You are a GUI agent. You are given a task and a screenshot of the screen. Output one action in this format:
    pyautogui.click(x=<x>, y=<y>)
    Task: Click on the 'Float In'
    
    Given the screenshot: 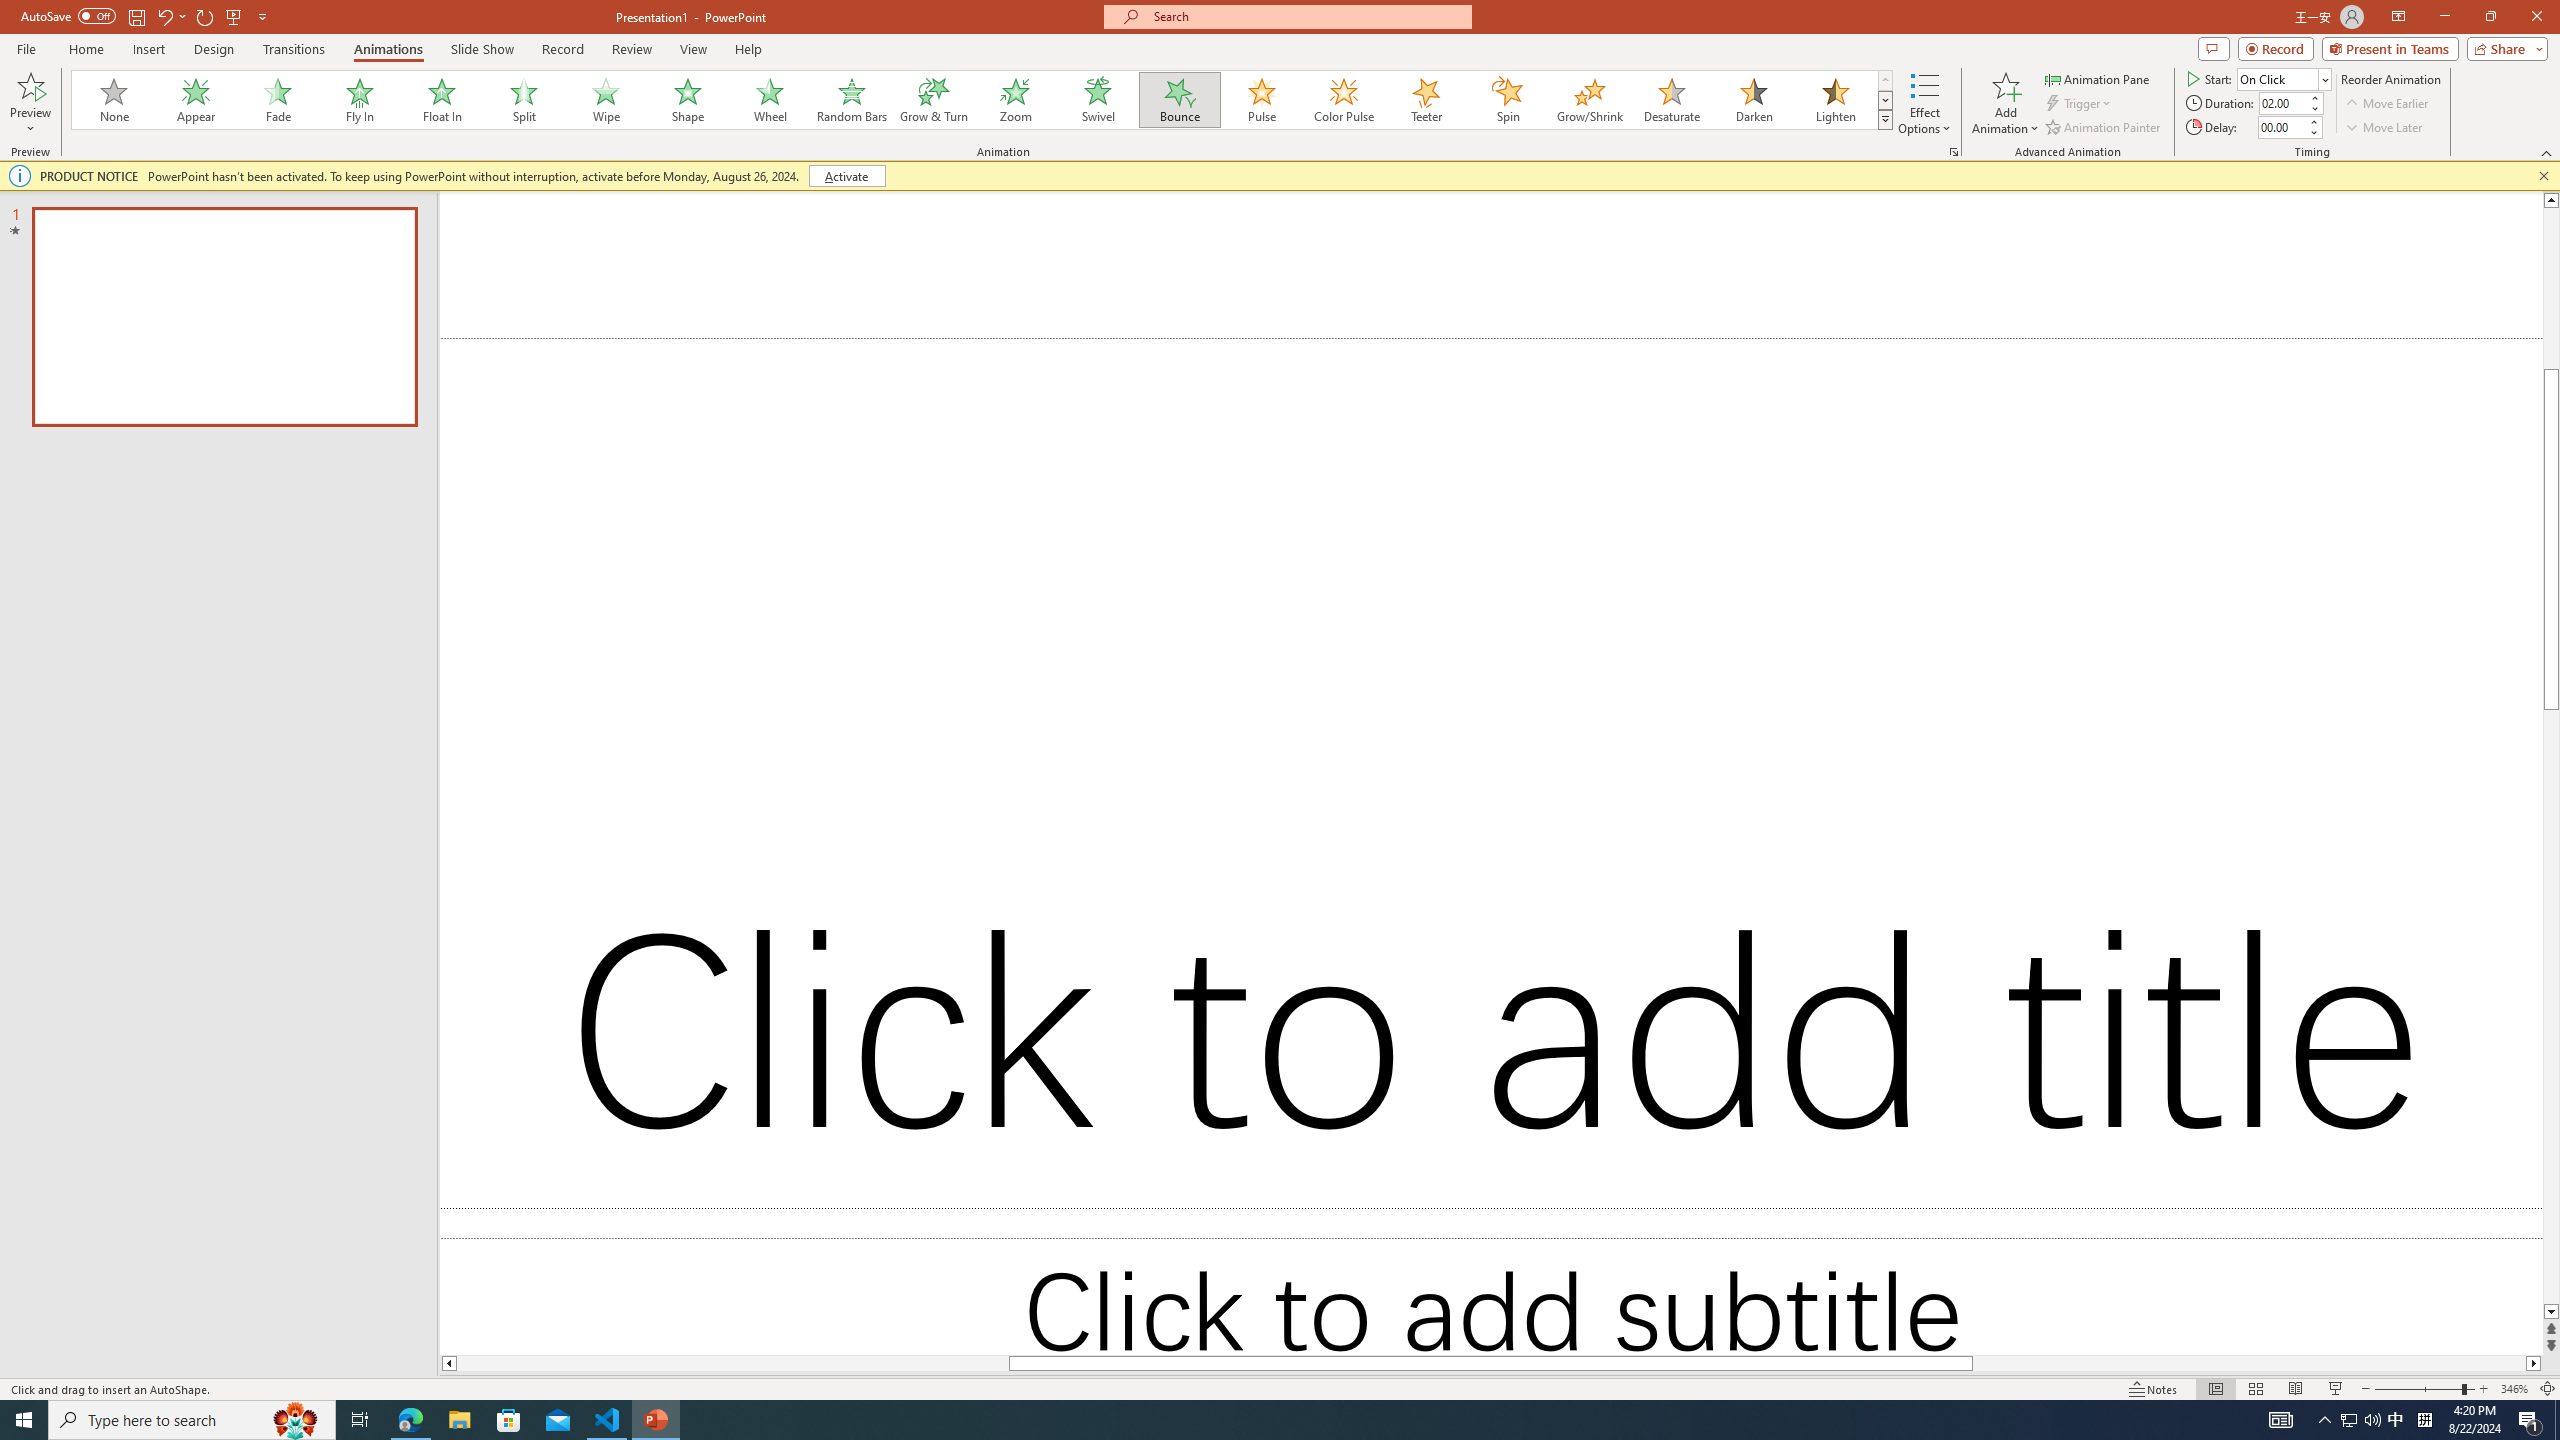 What is the action you would take?
    pyautogui.click(x=441, y=99)
    